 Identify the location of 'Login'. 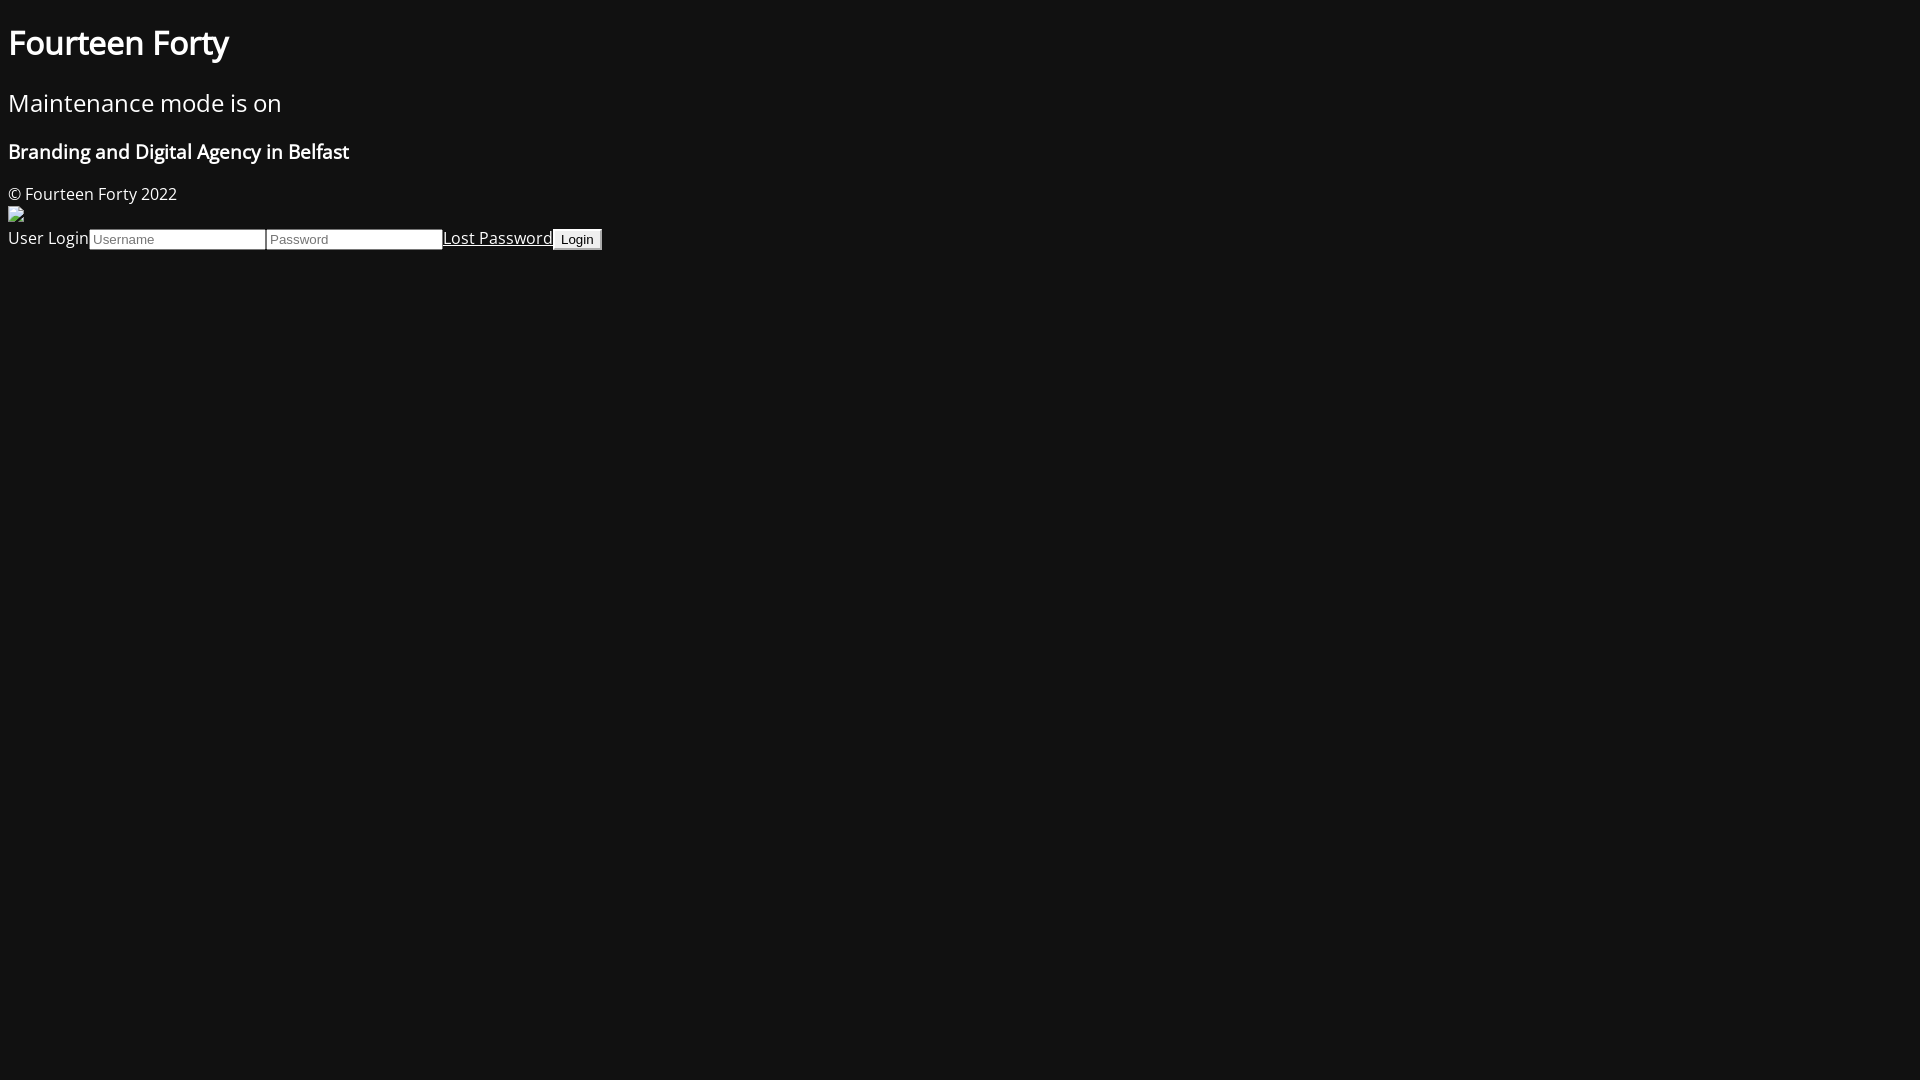
(552, 237).